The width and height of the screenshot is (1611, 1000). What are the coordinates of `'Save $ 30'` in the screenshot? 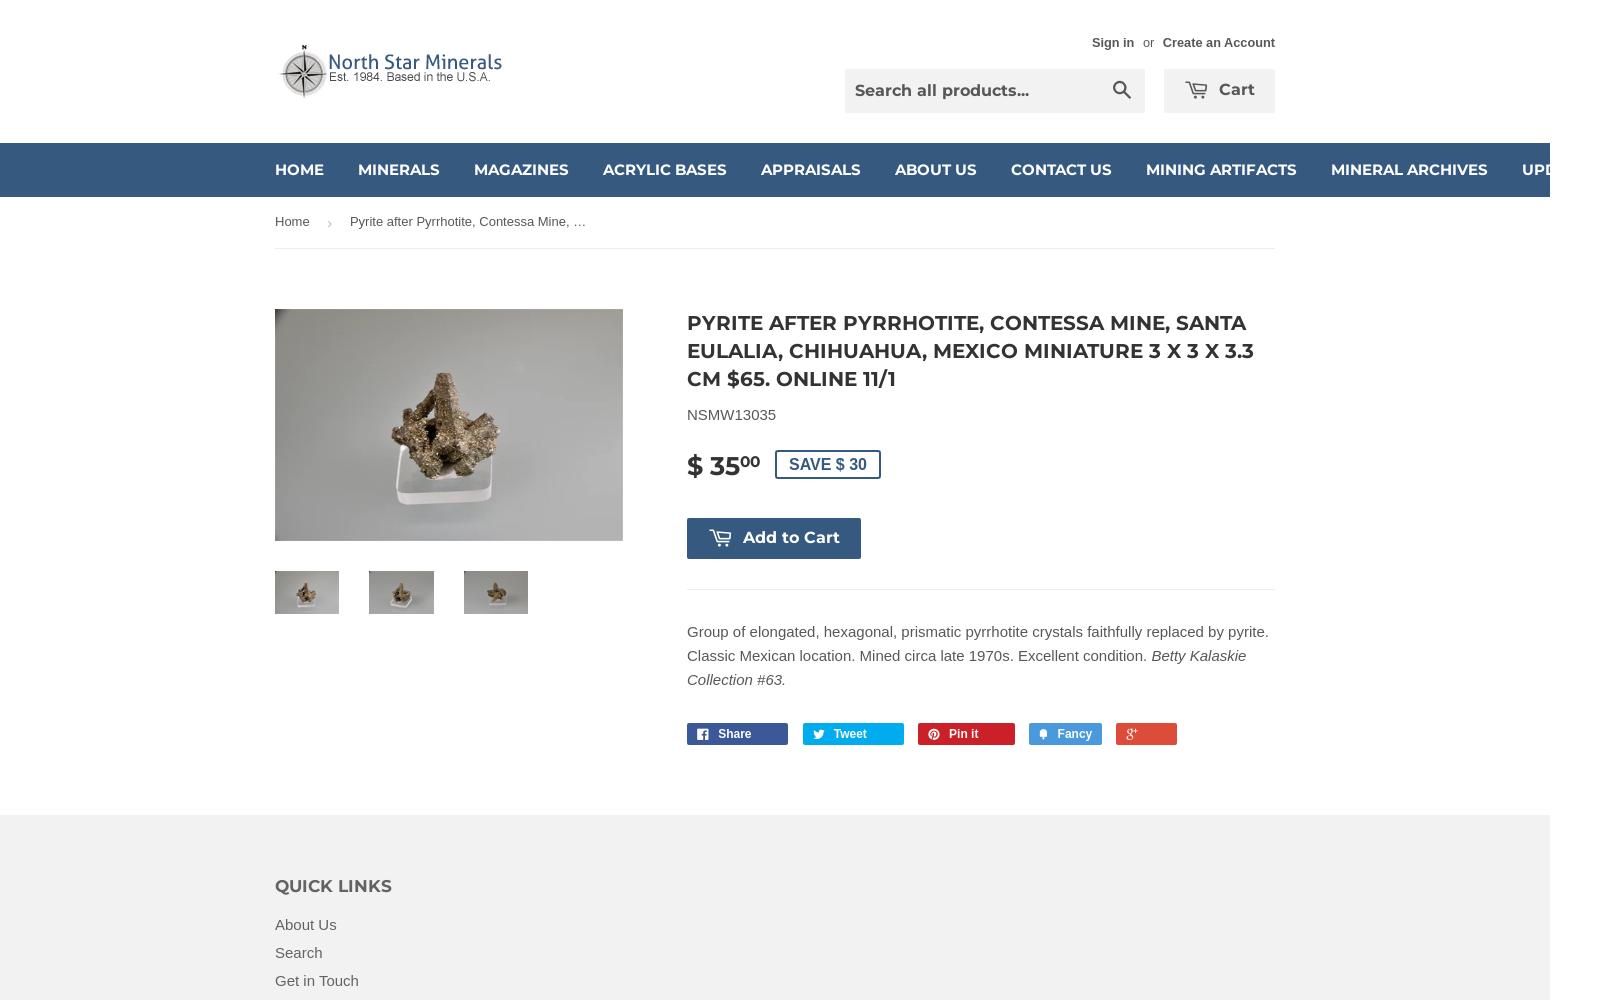 It's located at (826, 462).